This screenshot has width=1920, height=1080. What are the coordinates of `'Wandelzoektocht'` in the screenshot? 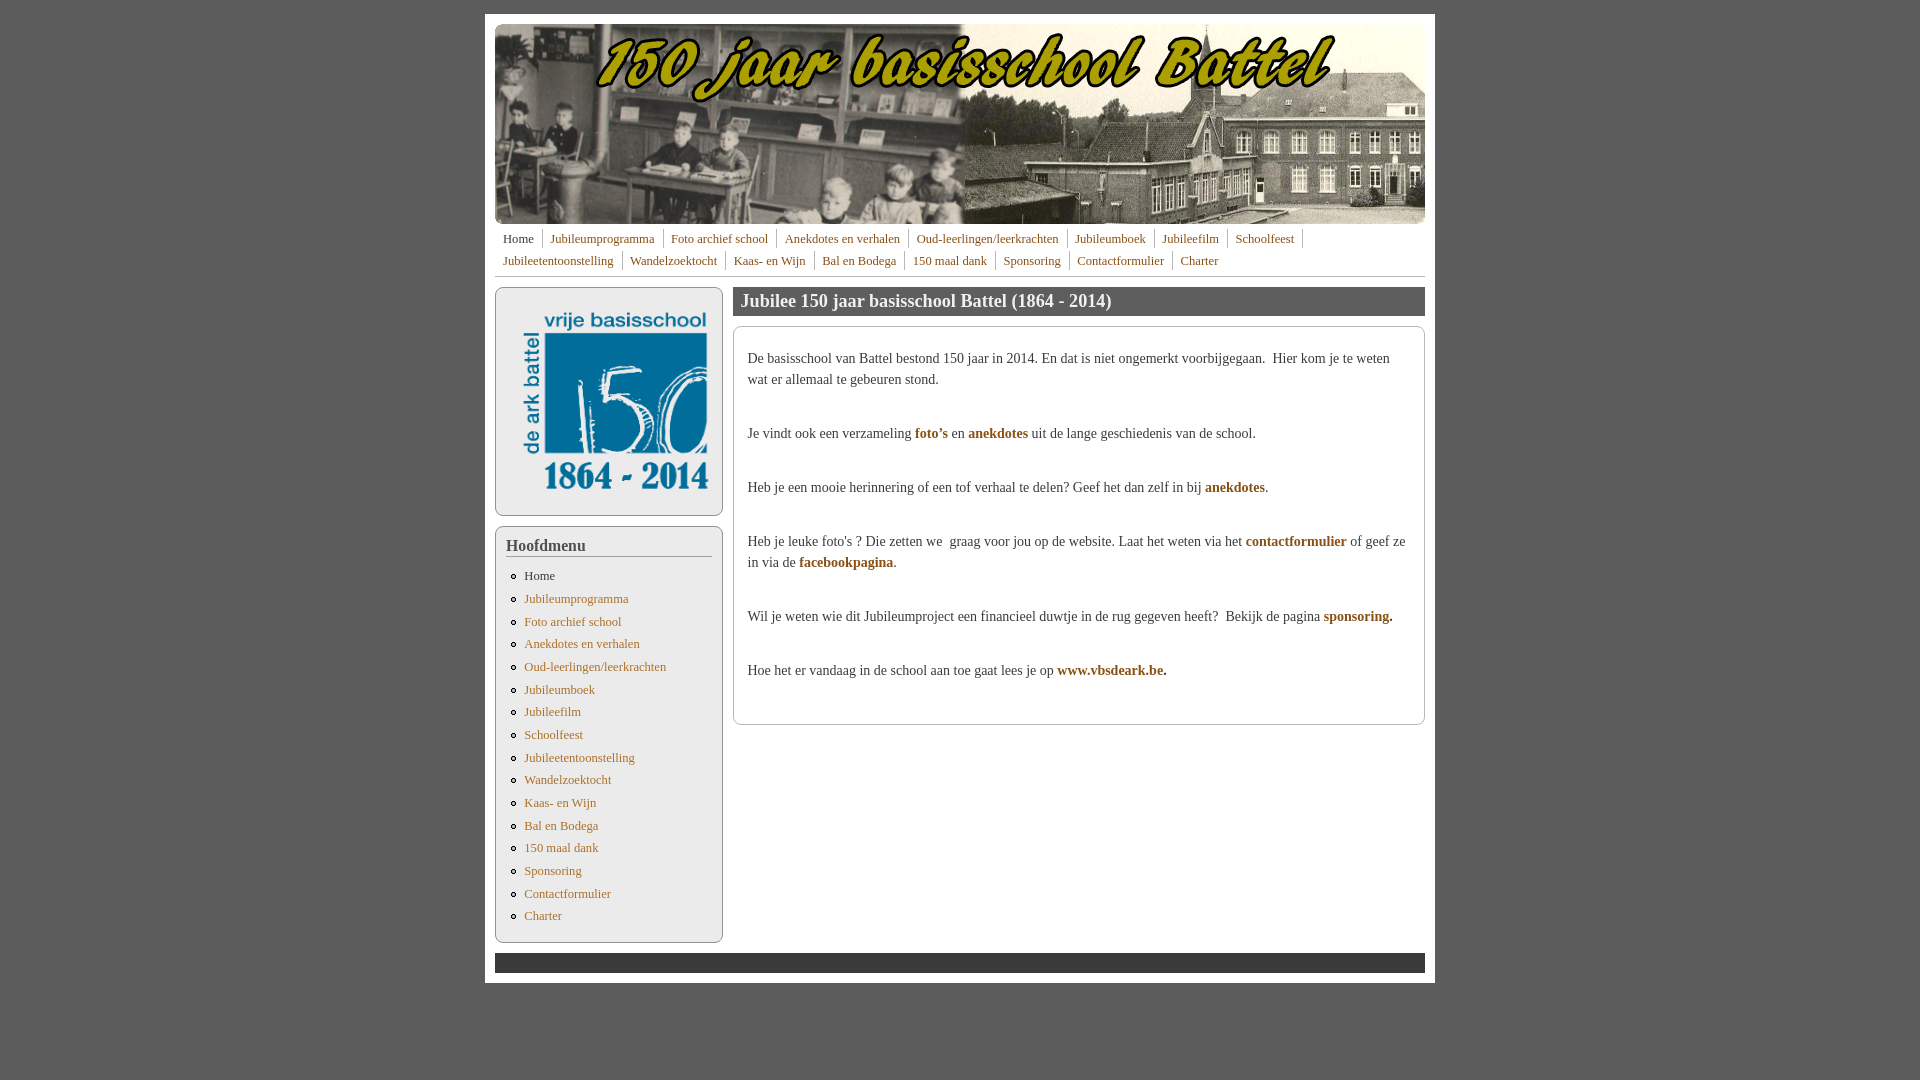 It's located at (673, 260).